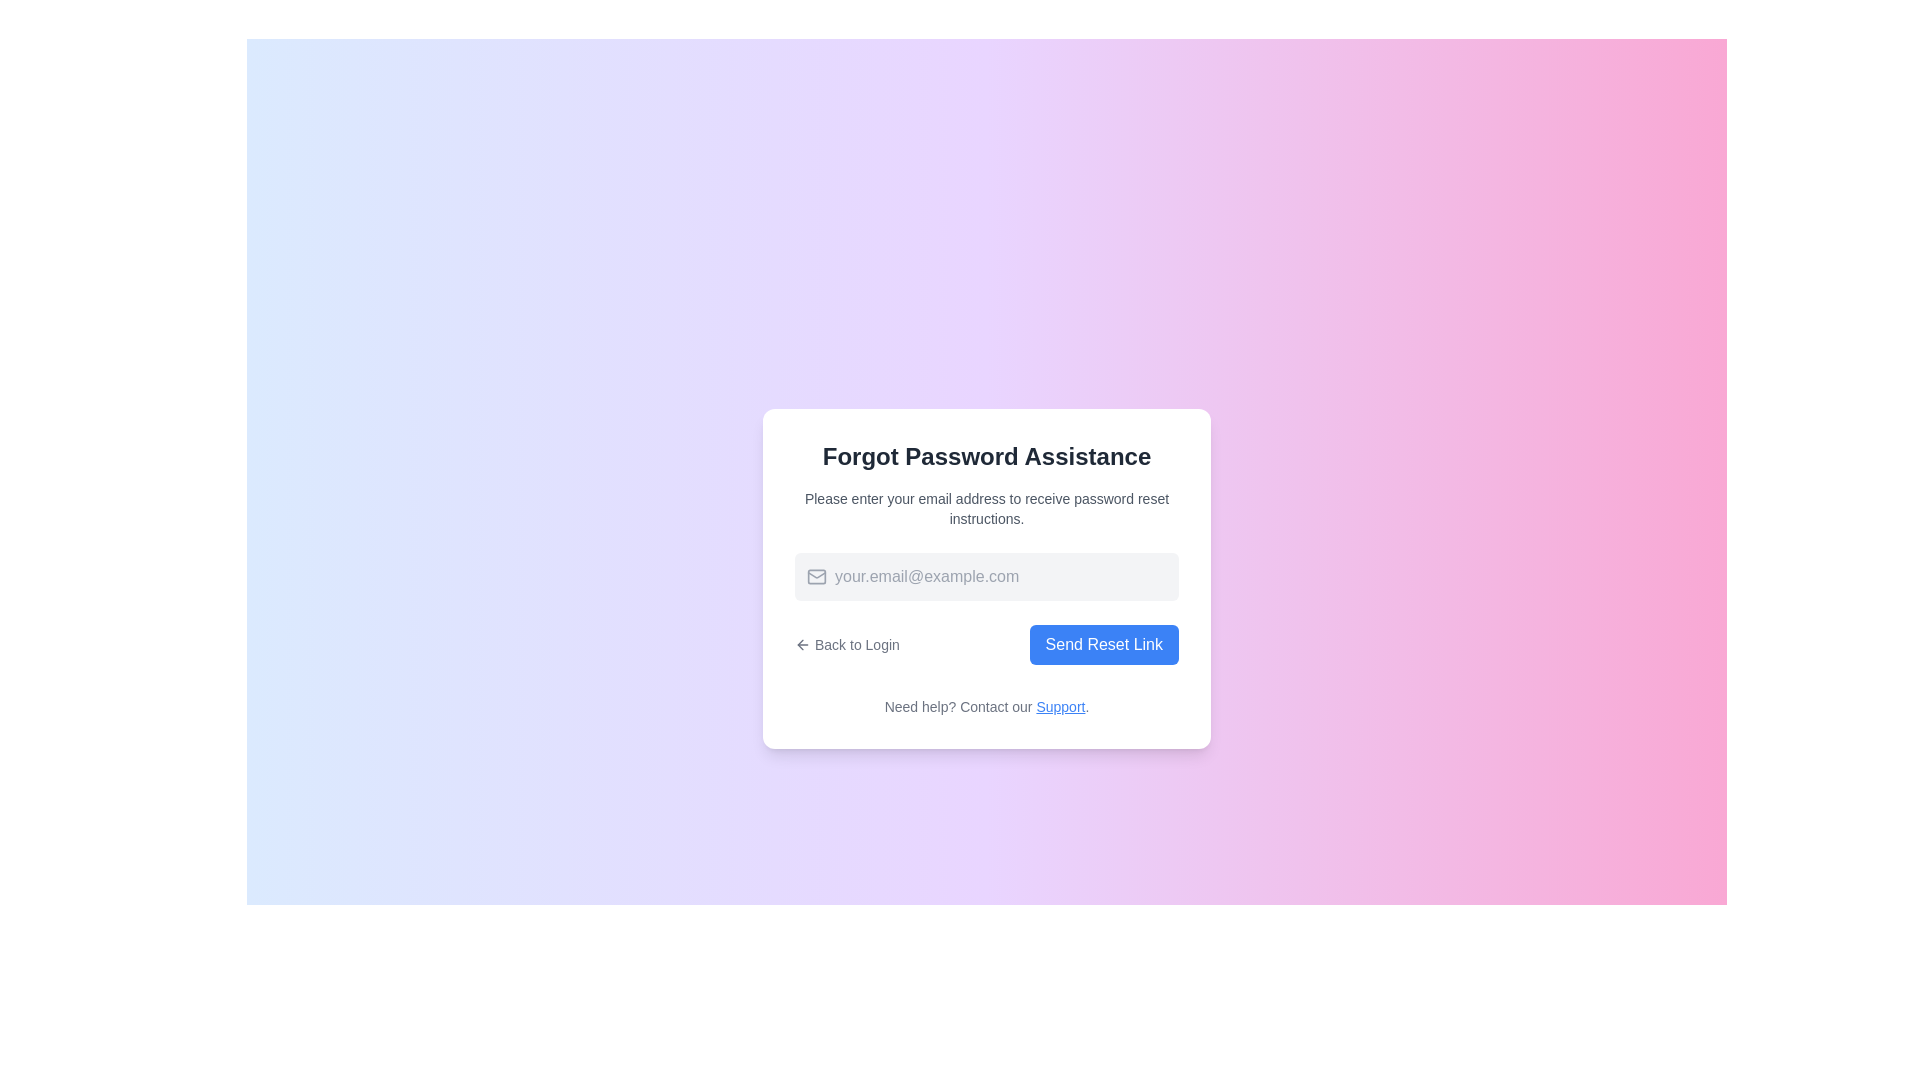  What do you see at coordinates (1059, 705) in the screenshot?
I see `the 'Support' hyperlink located at the bottom of the card labeled 'Forgot Password Assistance'` at bounding box center [1059, 705].